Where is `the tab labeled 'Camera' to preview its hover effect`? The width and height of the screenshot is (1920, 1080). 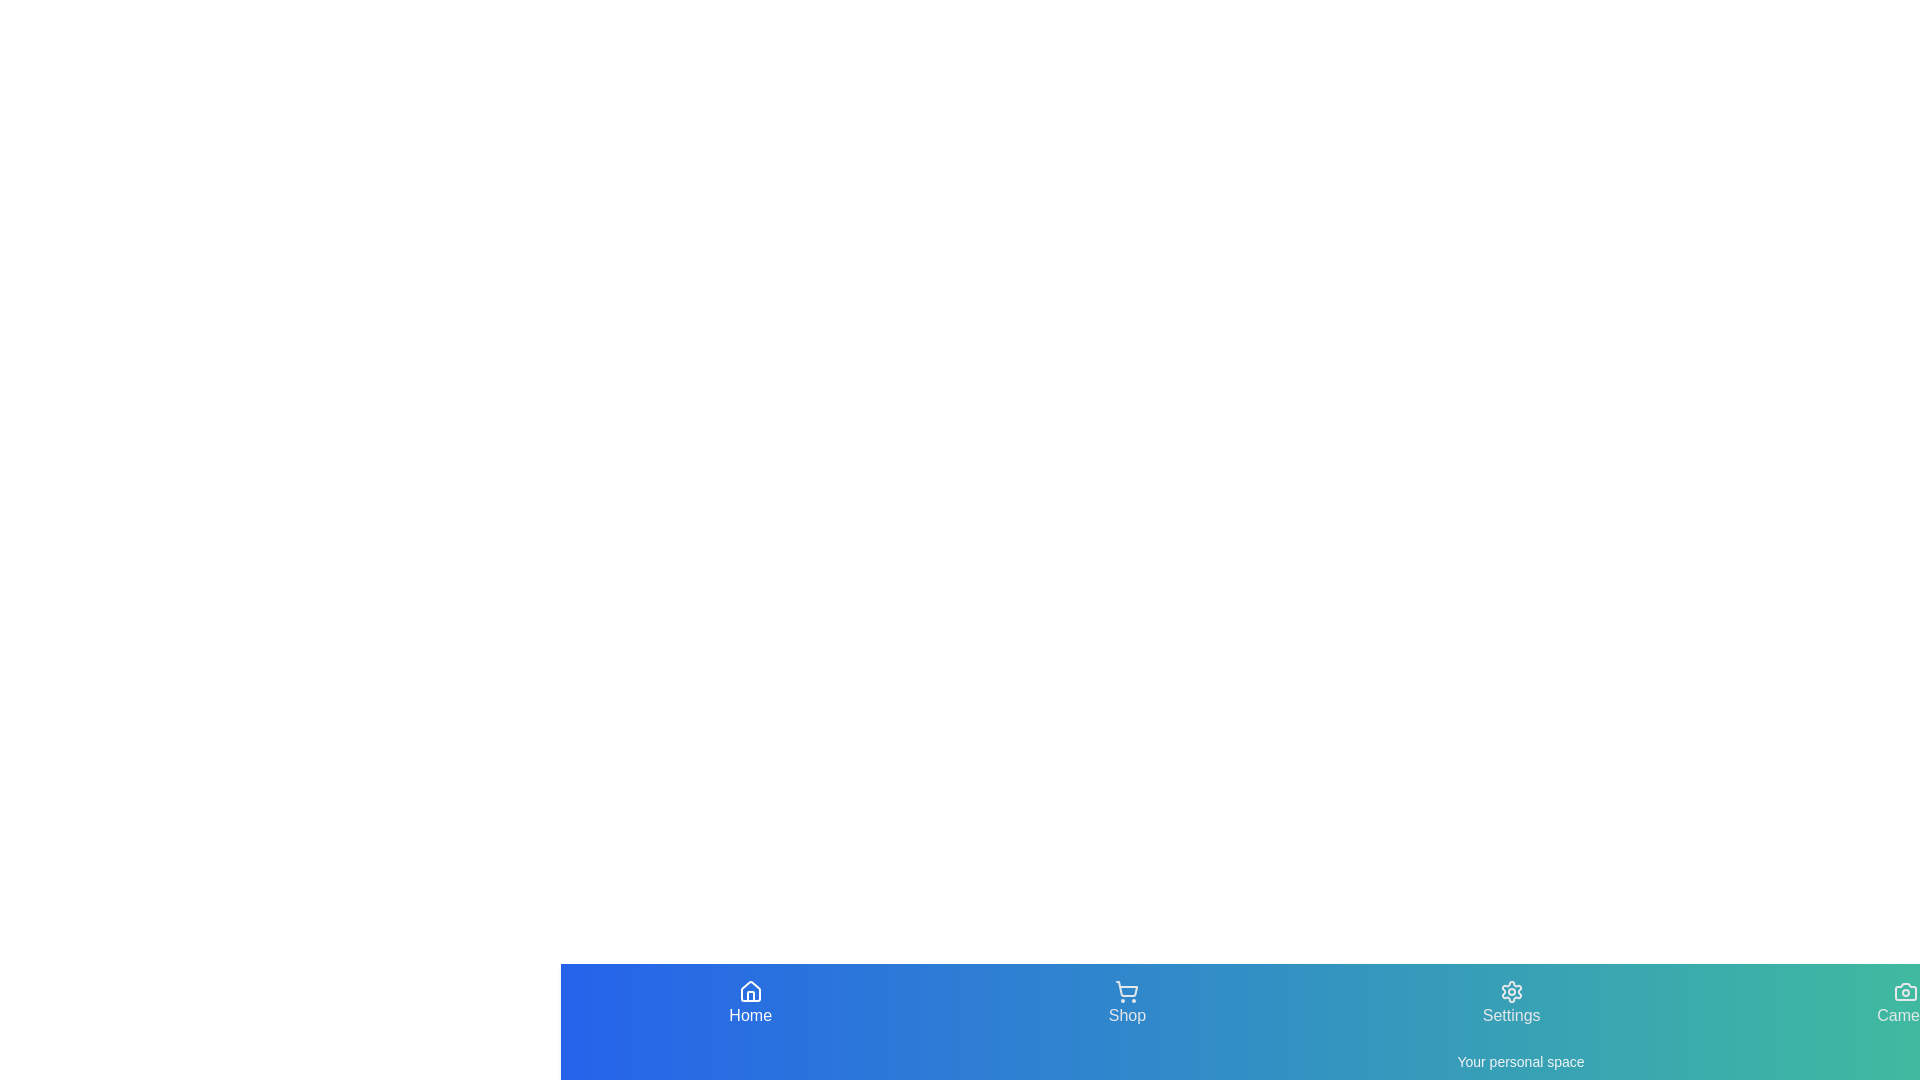
the tab labeled 'Camera' to preview its hover effect is located at coordinates (1904, 1003).